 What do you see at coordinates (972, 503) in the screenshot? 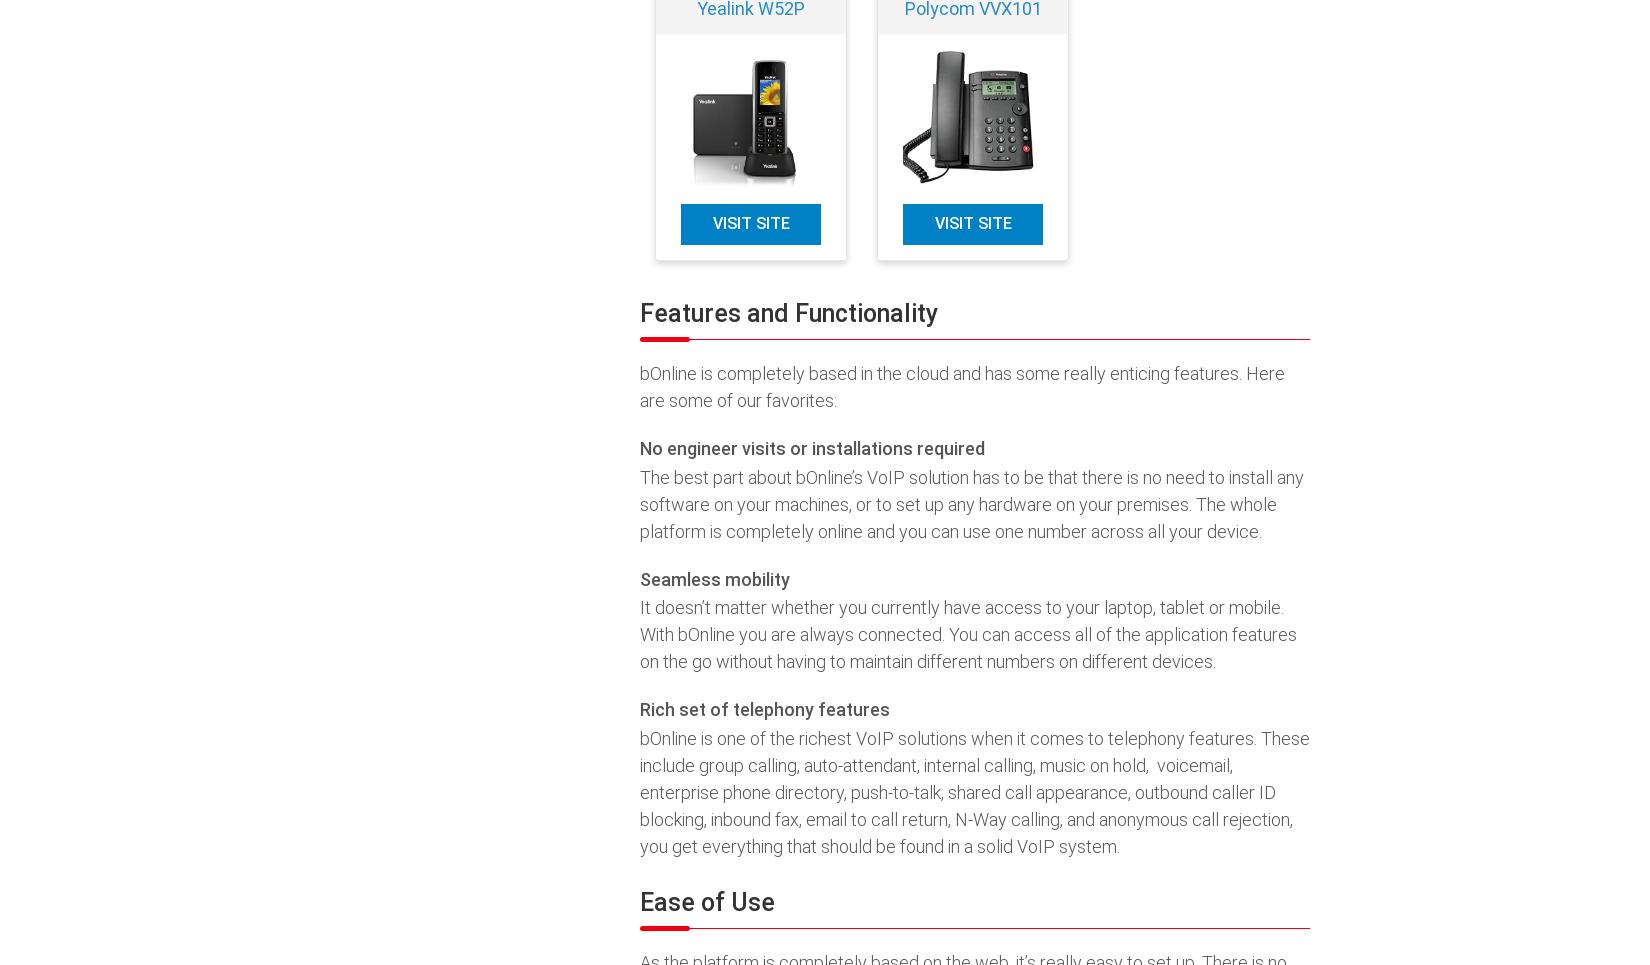
I see `'The best part about bOnline’s VoIP solution has to be that there is no need to install any software on your machines, or to set up any hardware on your premises. The whole platform is completely online and you can use one number across all your device.'` at bounding box center [972, 503].